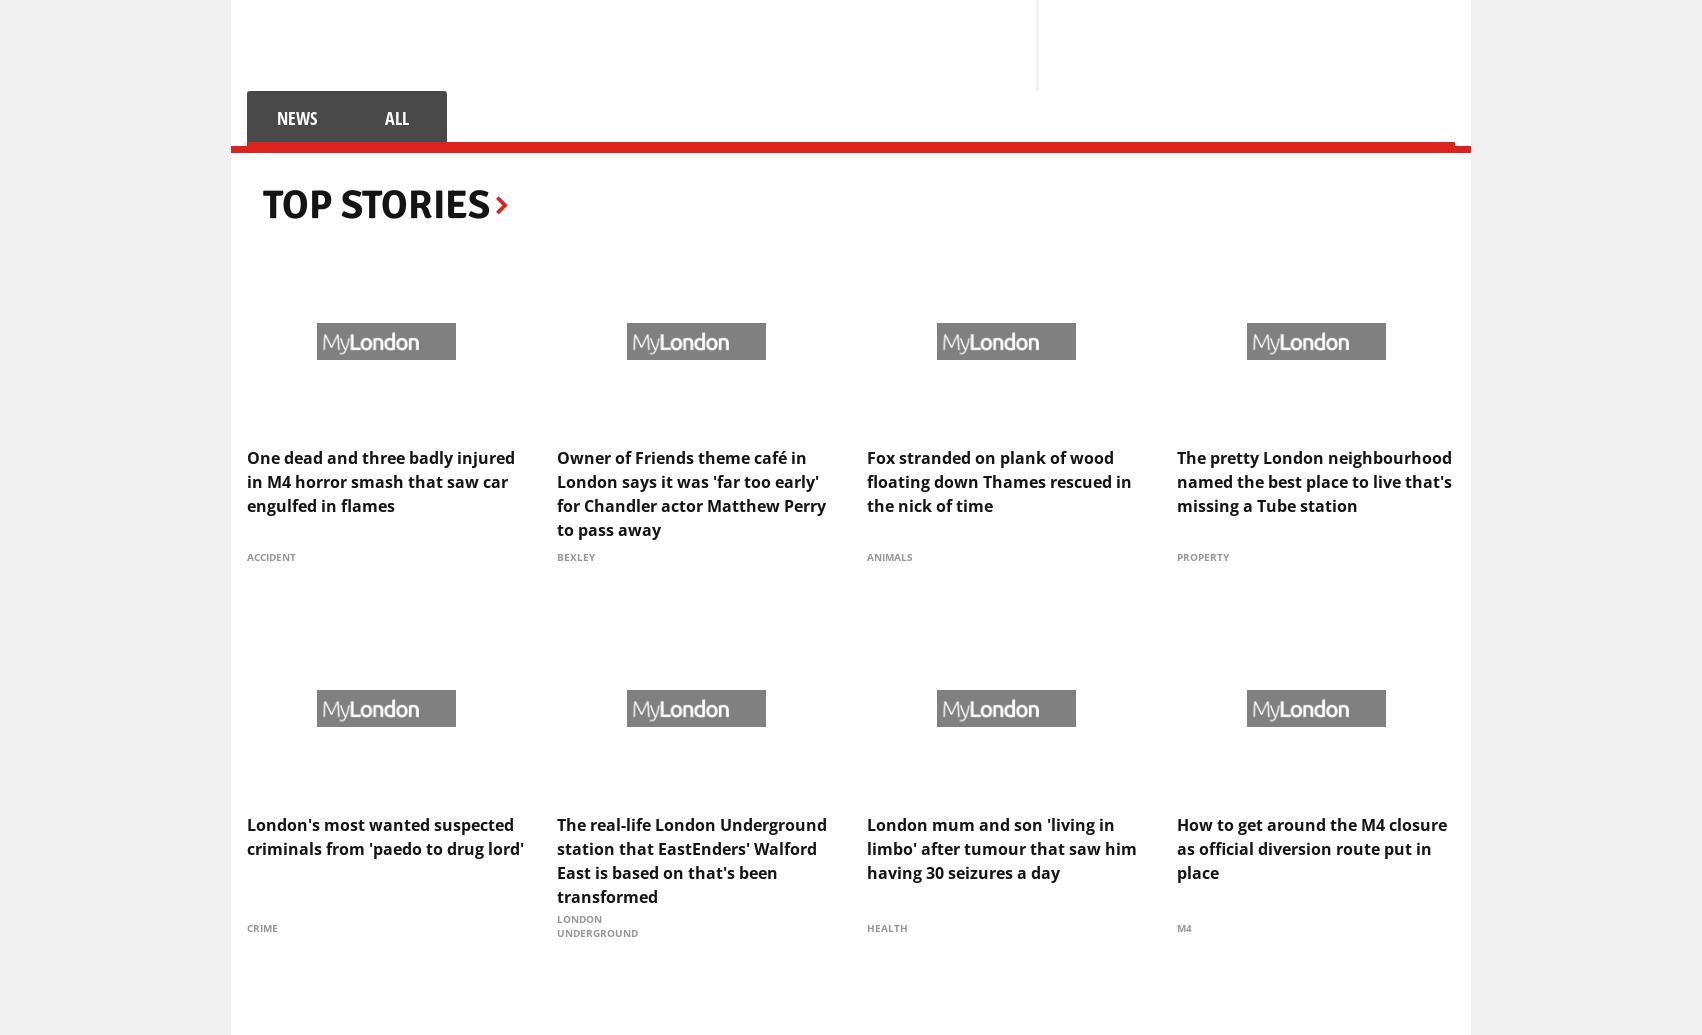 The width and height of the screenshot is (1702, 1035). Describe the element at coordinates (376, 203) in the screenshot. I see `'Top Stories'` at that location.